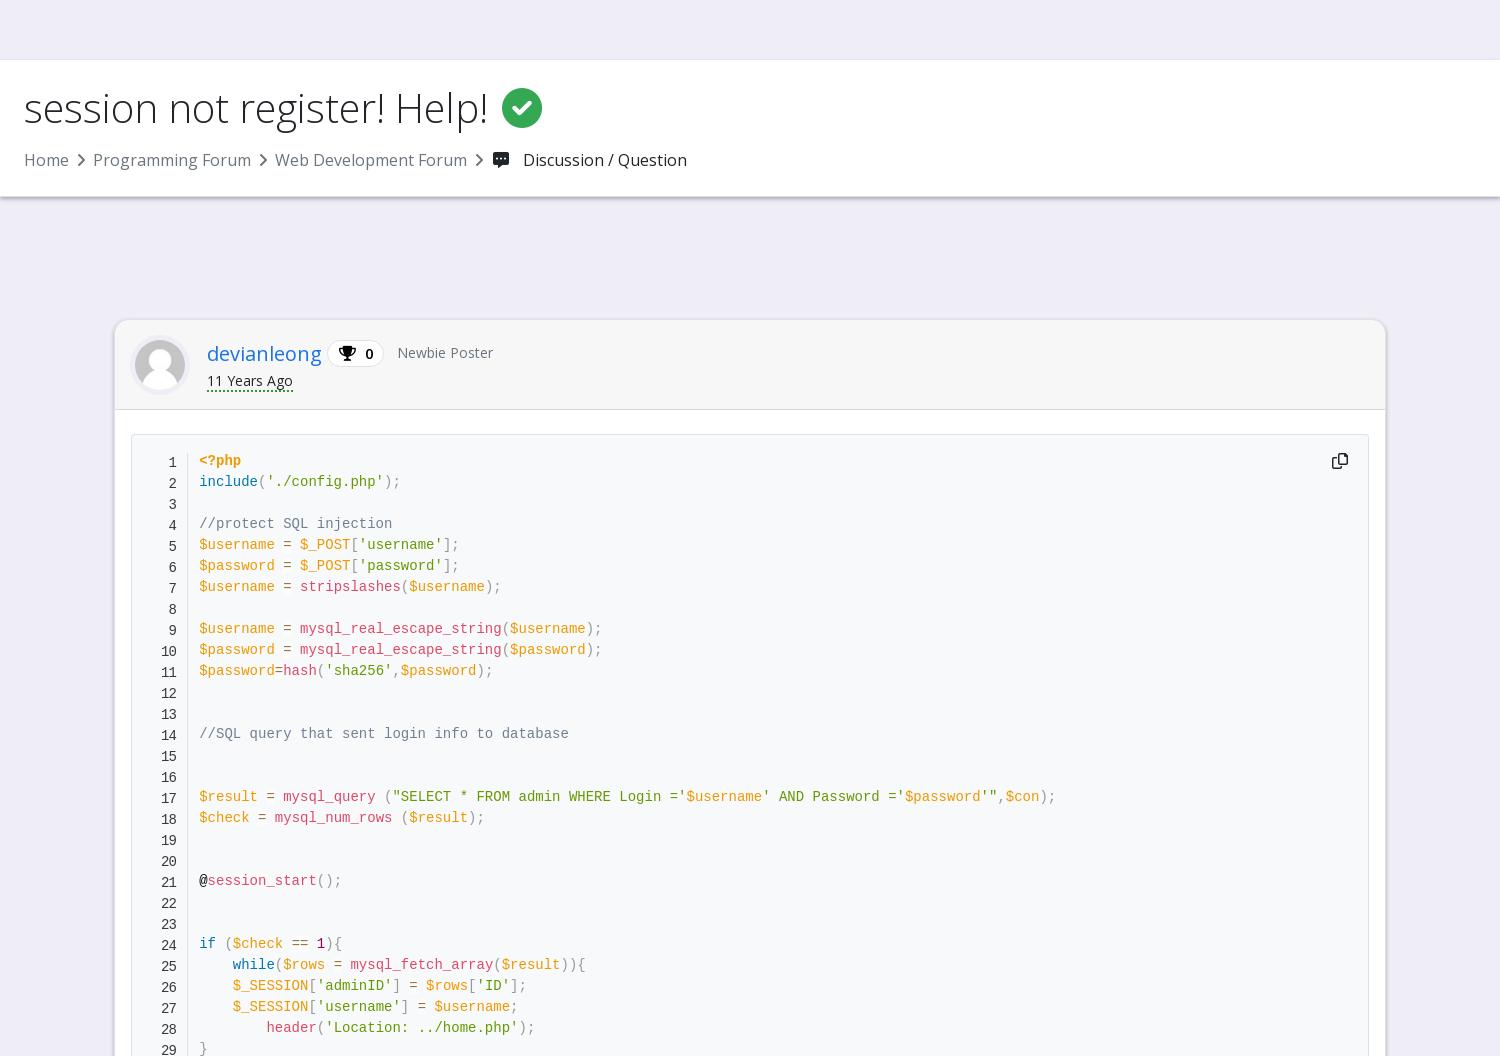 The width and height of the screenshot is (1500, 1056). I want to click on 'Don't give idiots who try to hack your page more room to get a right answer. Treat slashes as an invalid character.', so click(611, 595).